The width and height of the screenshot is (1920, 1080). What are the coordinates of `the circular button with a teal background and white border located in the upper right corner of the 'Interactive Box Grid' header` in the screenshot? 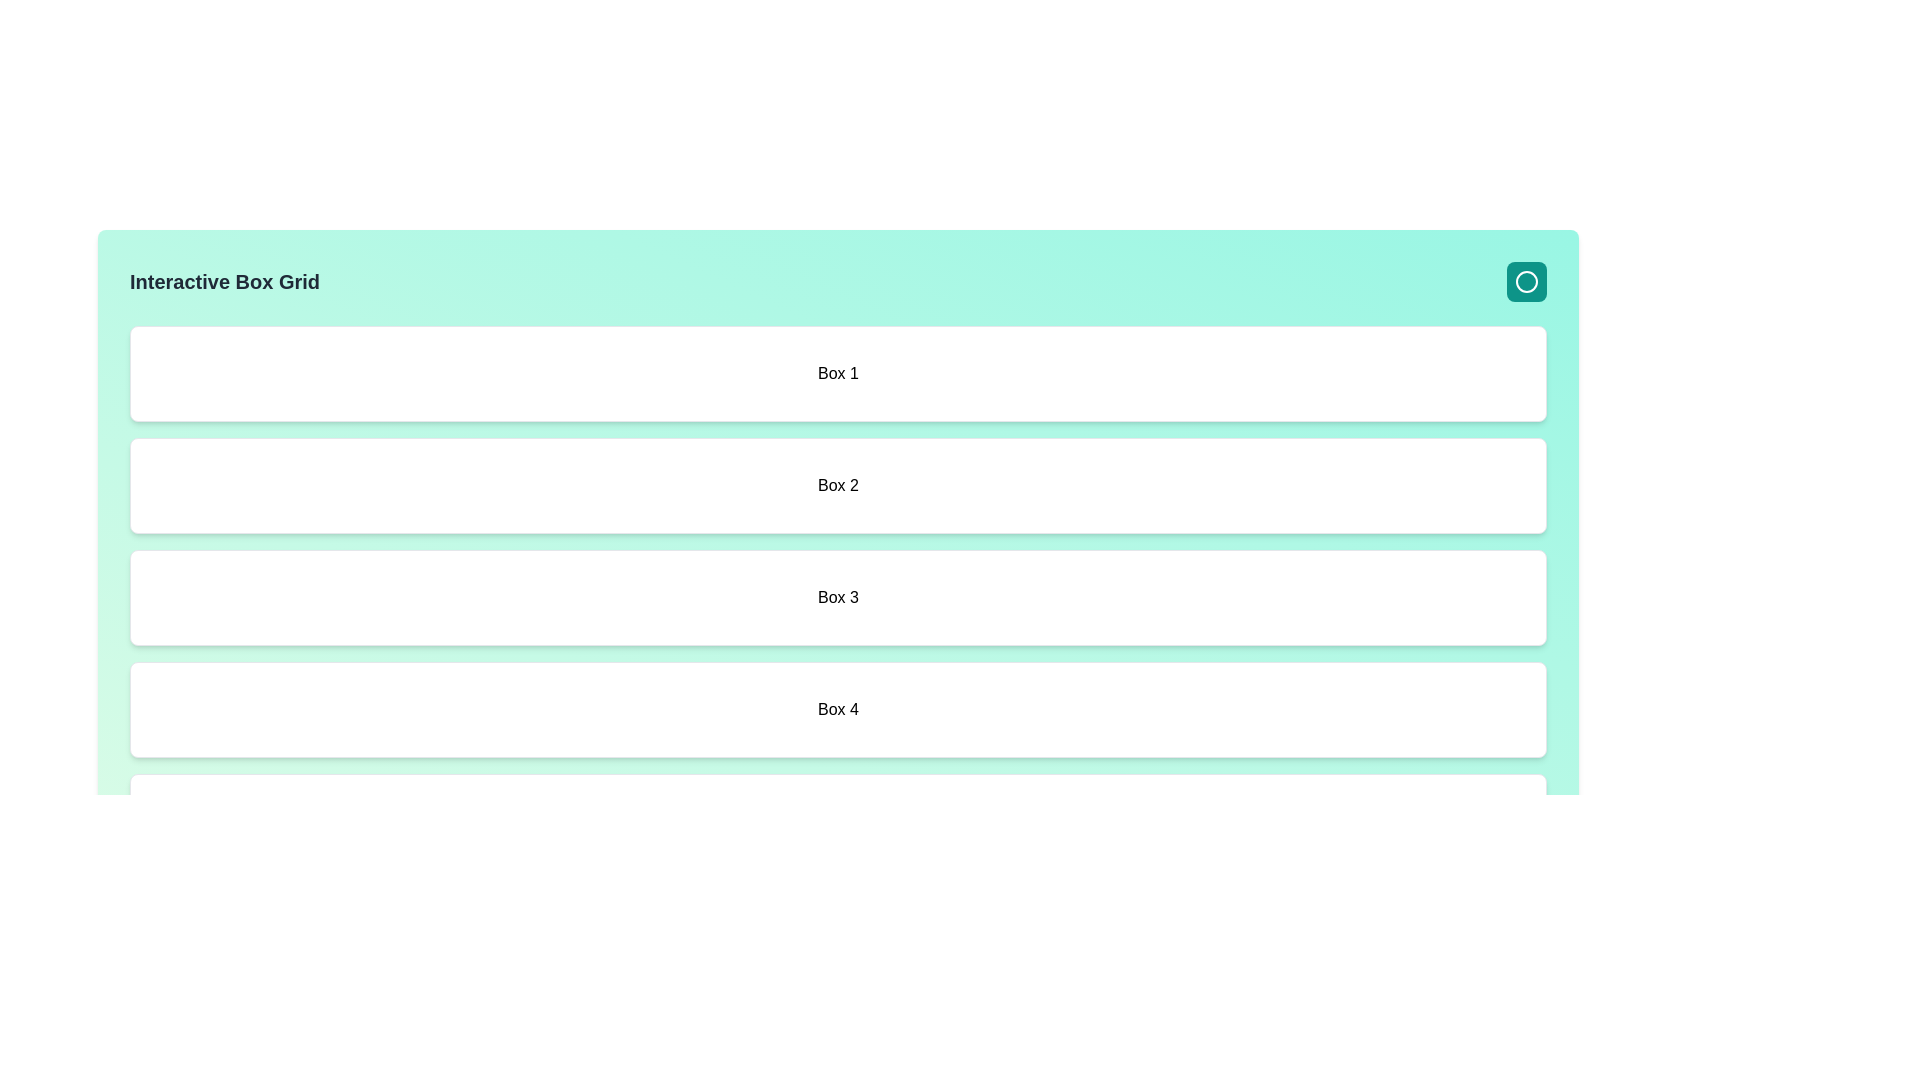 It's located at (1525, 281).